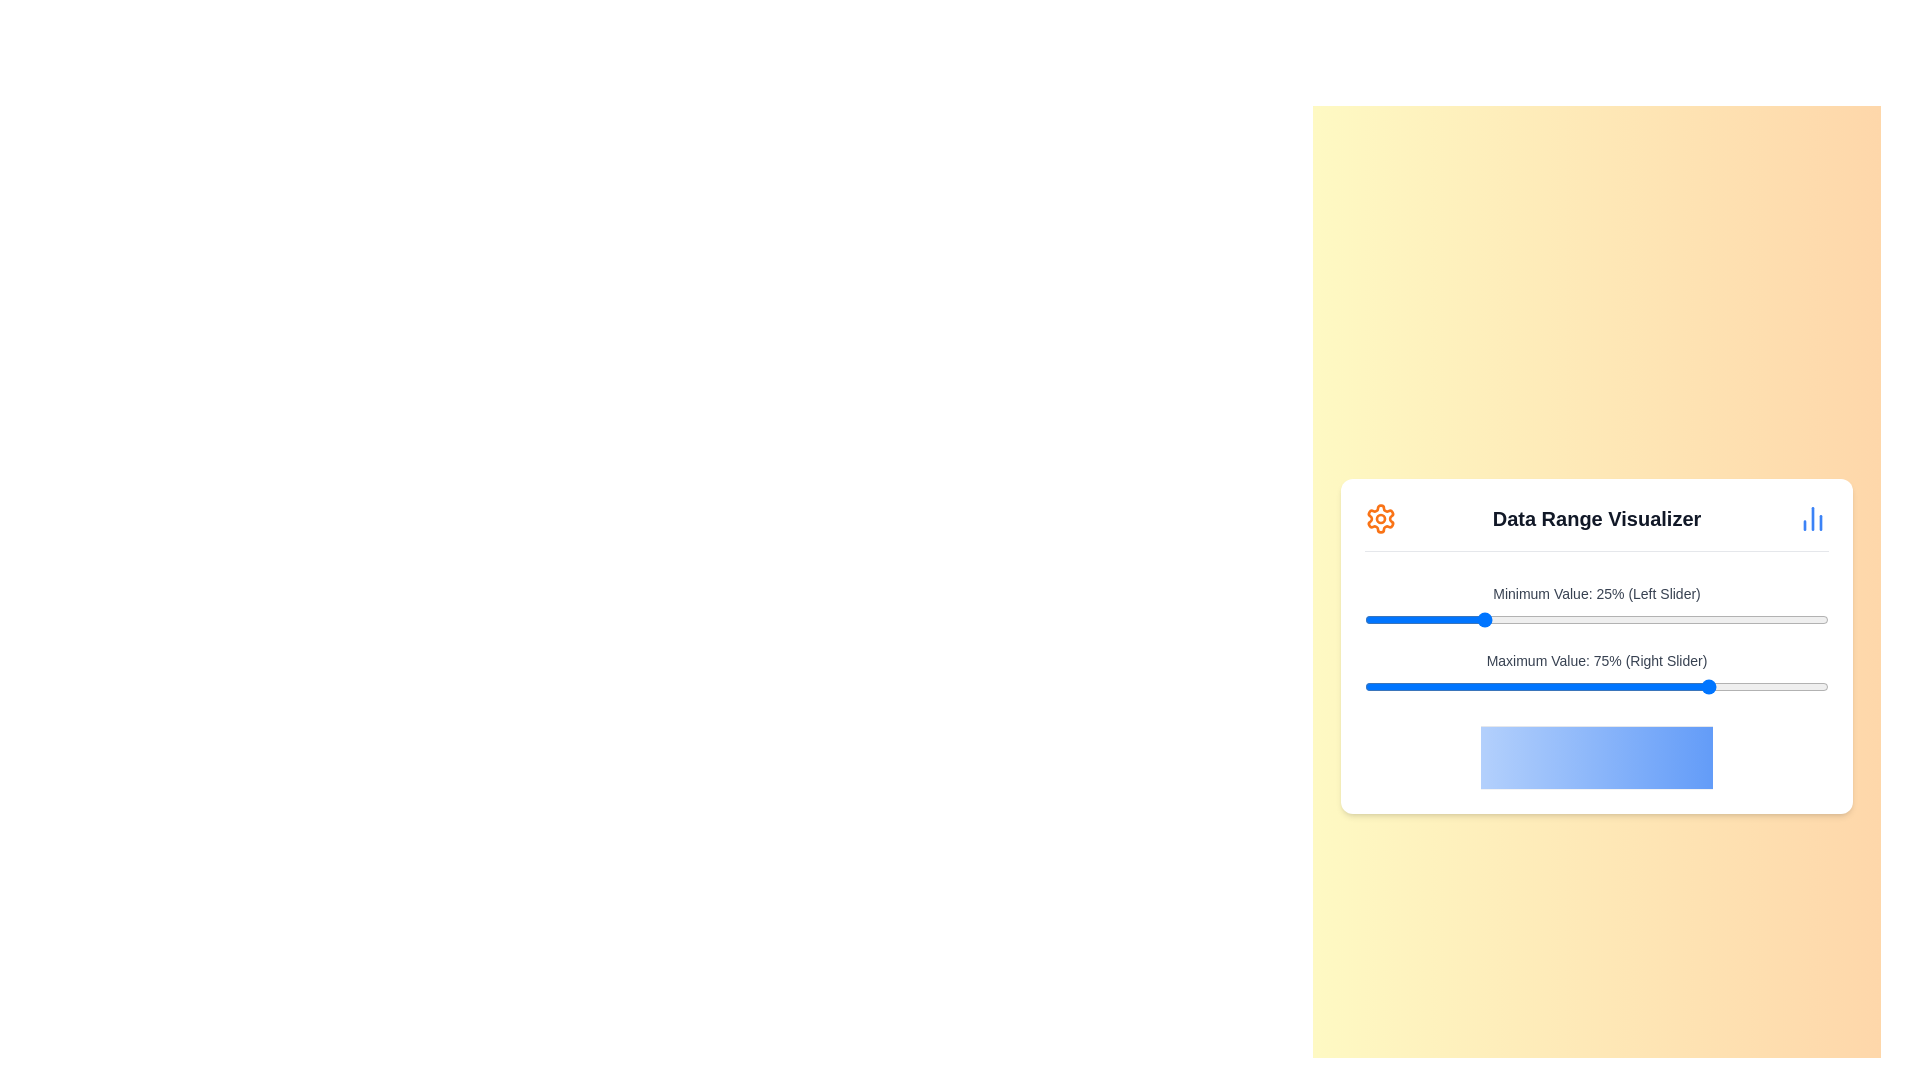 The width and height of the screenshot is (1920, 1080). I want to click on the blue bar chart icon in the 'Data Range Visualizer' section of the top bar, so click(1813, 517).